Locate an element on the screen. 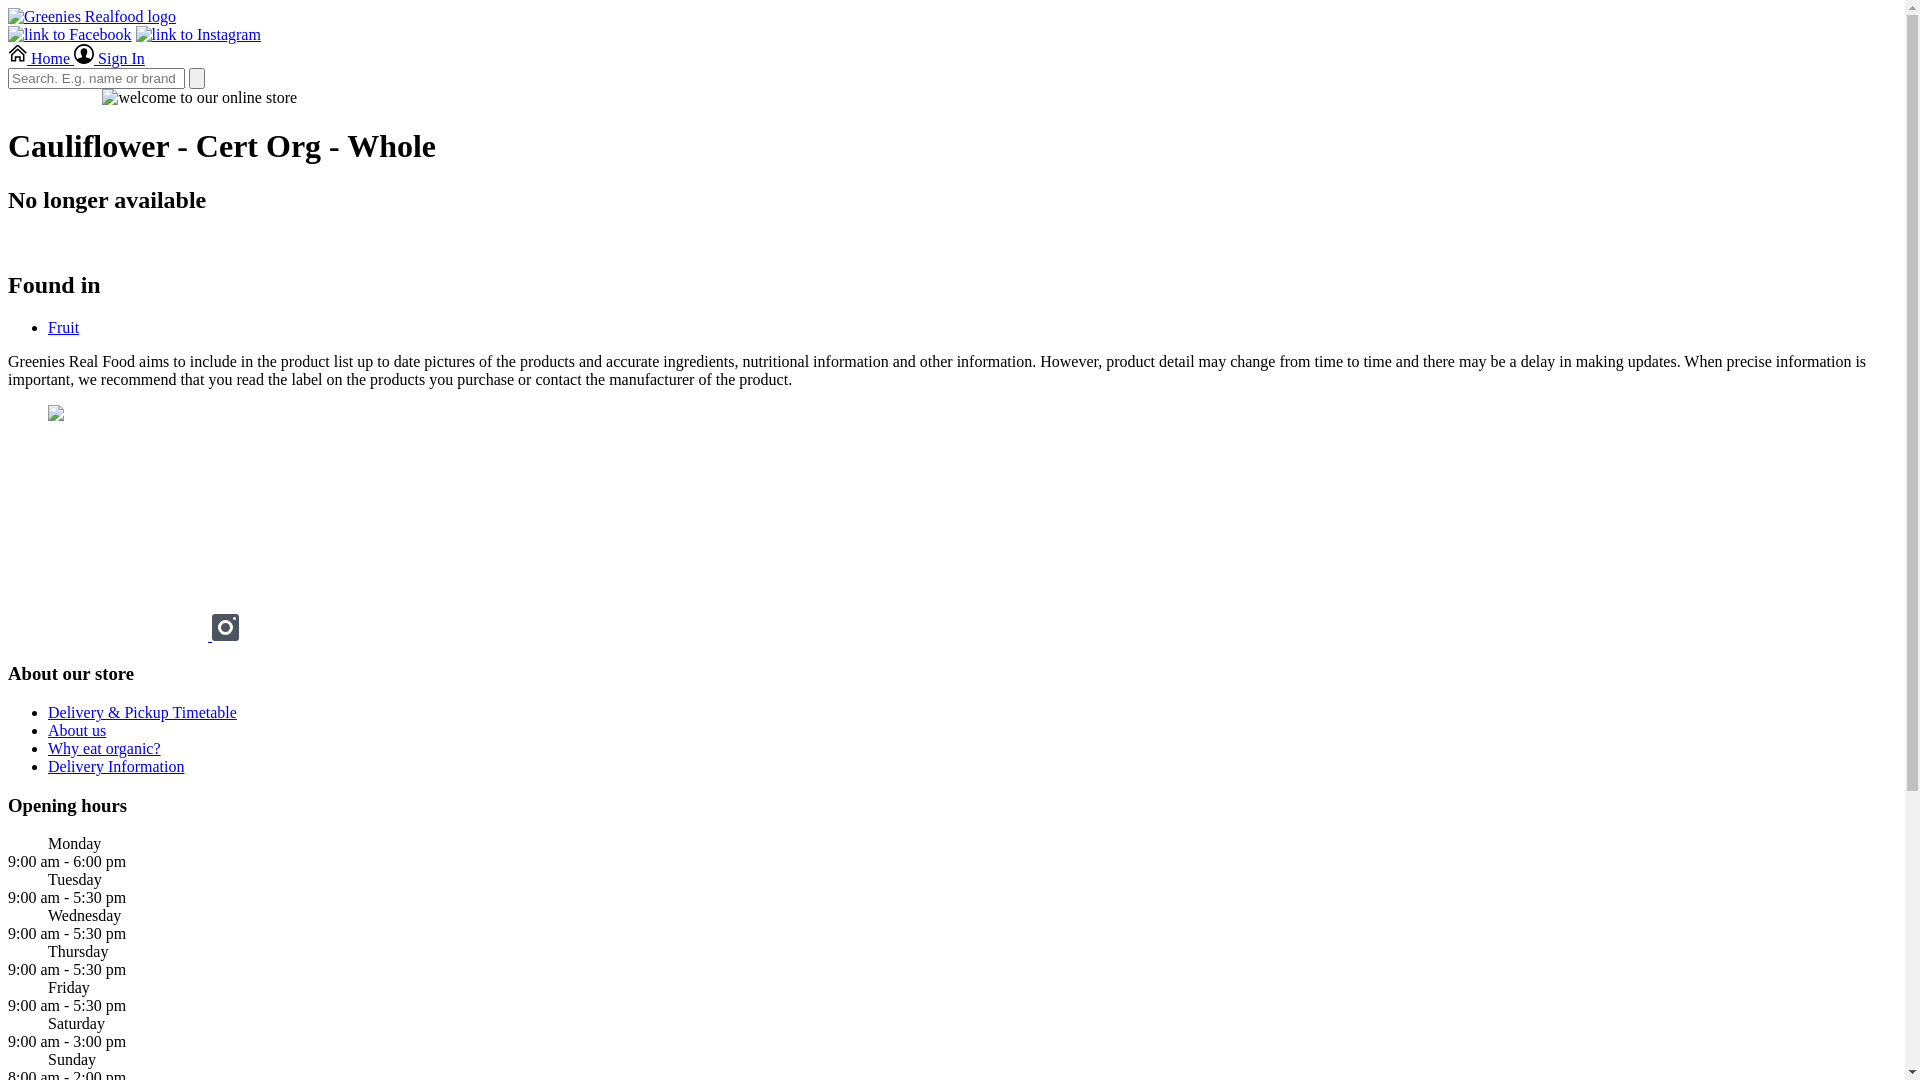 The height and width of the screenshot is (1080, 1920). 'Delivery Information' is located at coordinates (48, 765).